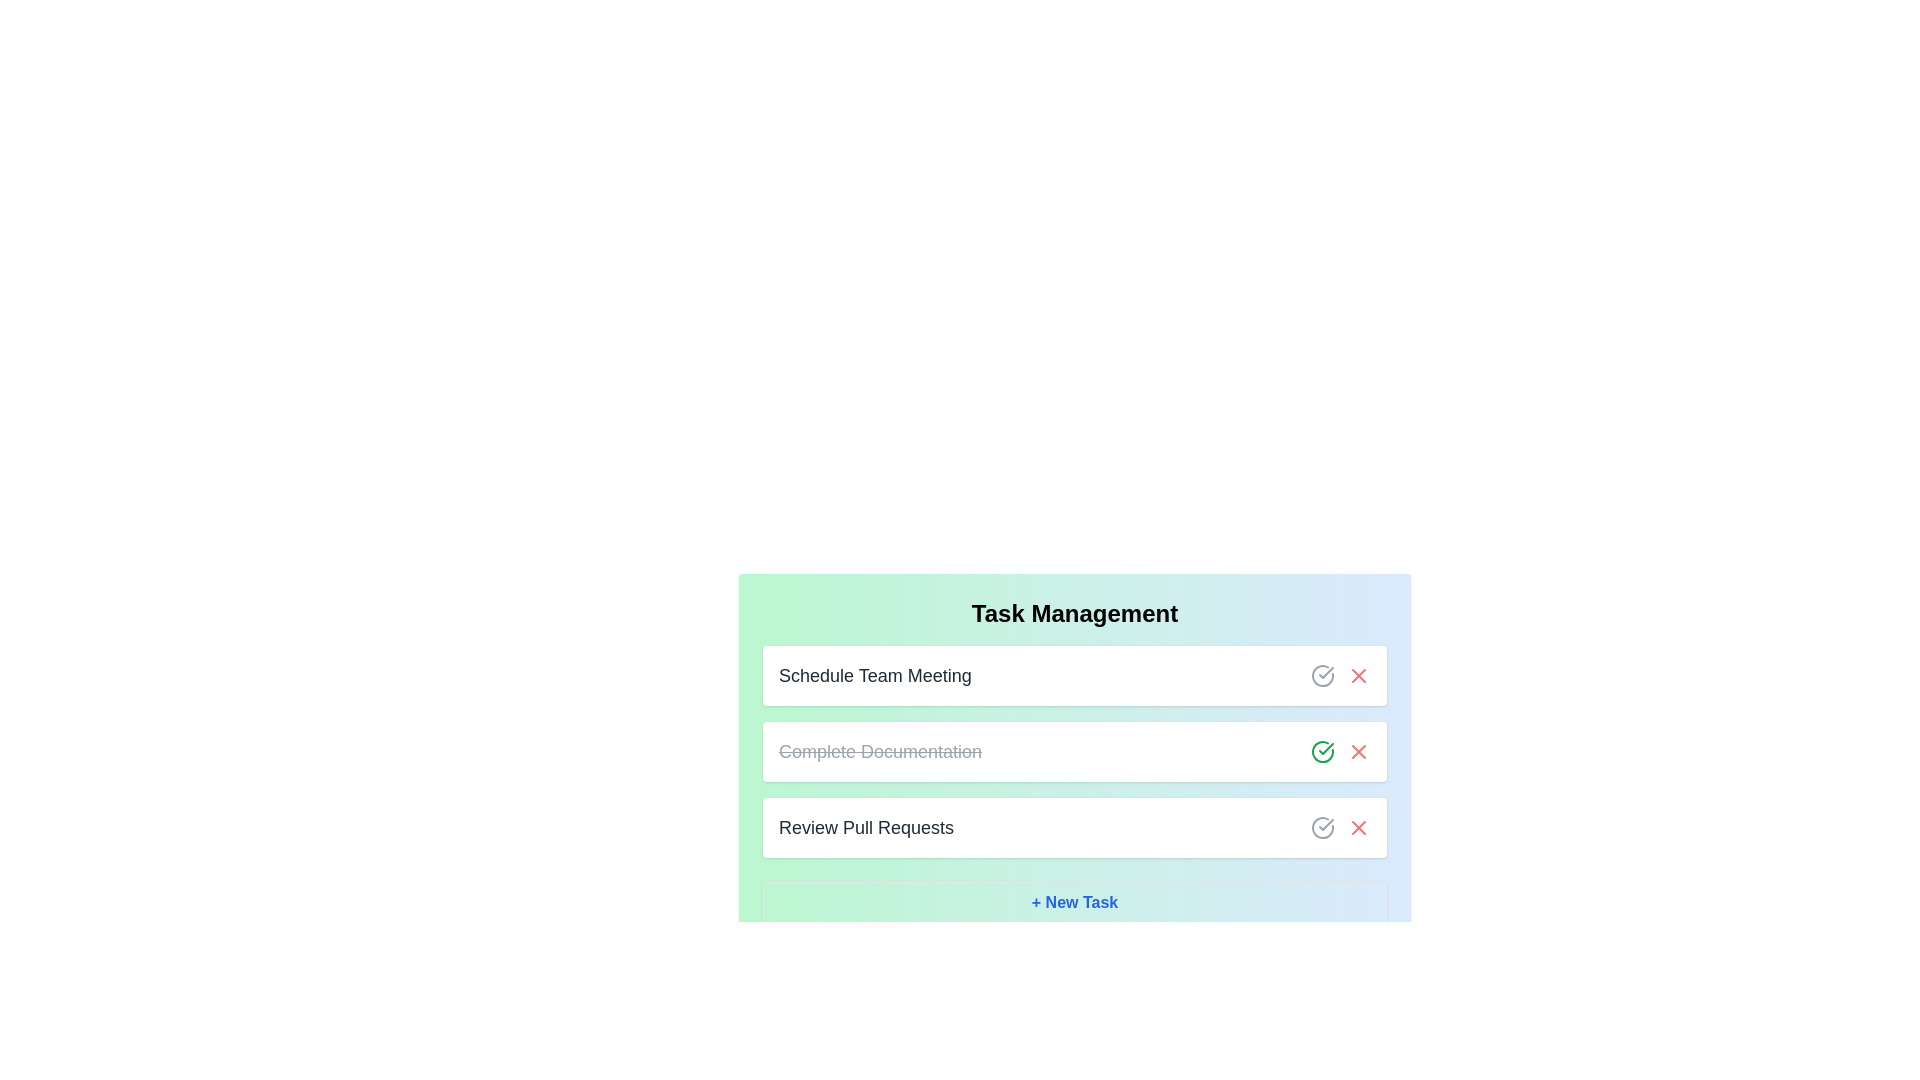 This screenshot has width=1920, height=1080. What do you see at coordinates (1358, 828) in the screenshot?
I see `delete button for the task 'Review Pull Requests'` at bounding box center [1358, 828].